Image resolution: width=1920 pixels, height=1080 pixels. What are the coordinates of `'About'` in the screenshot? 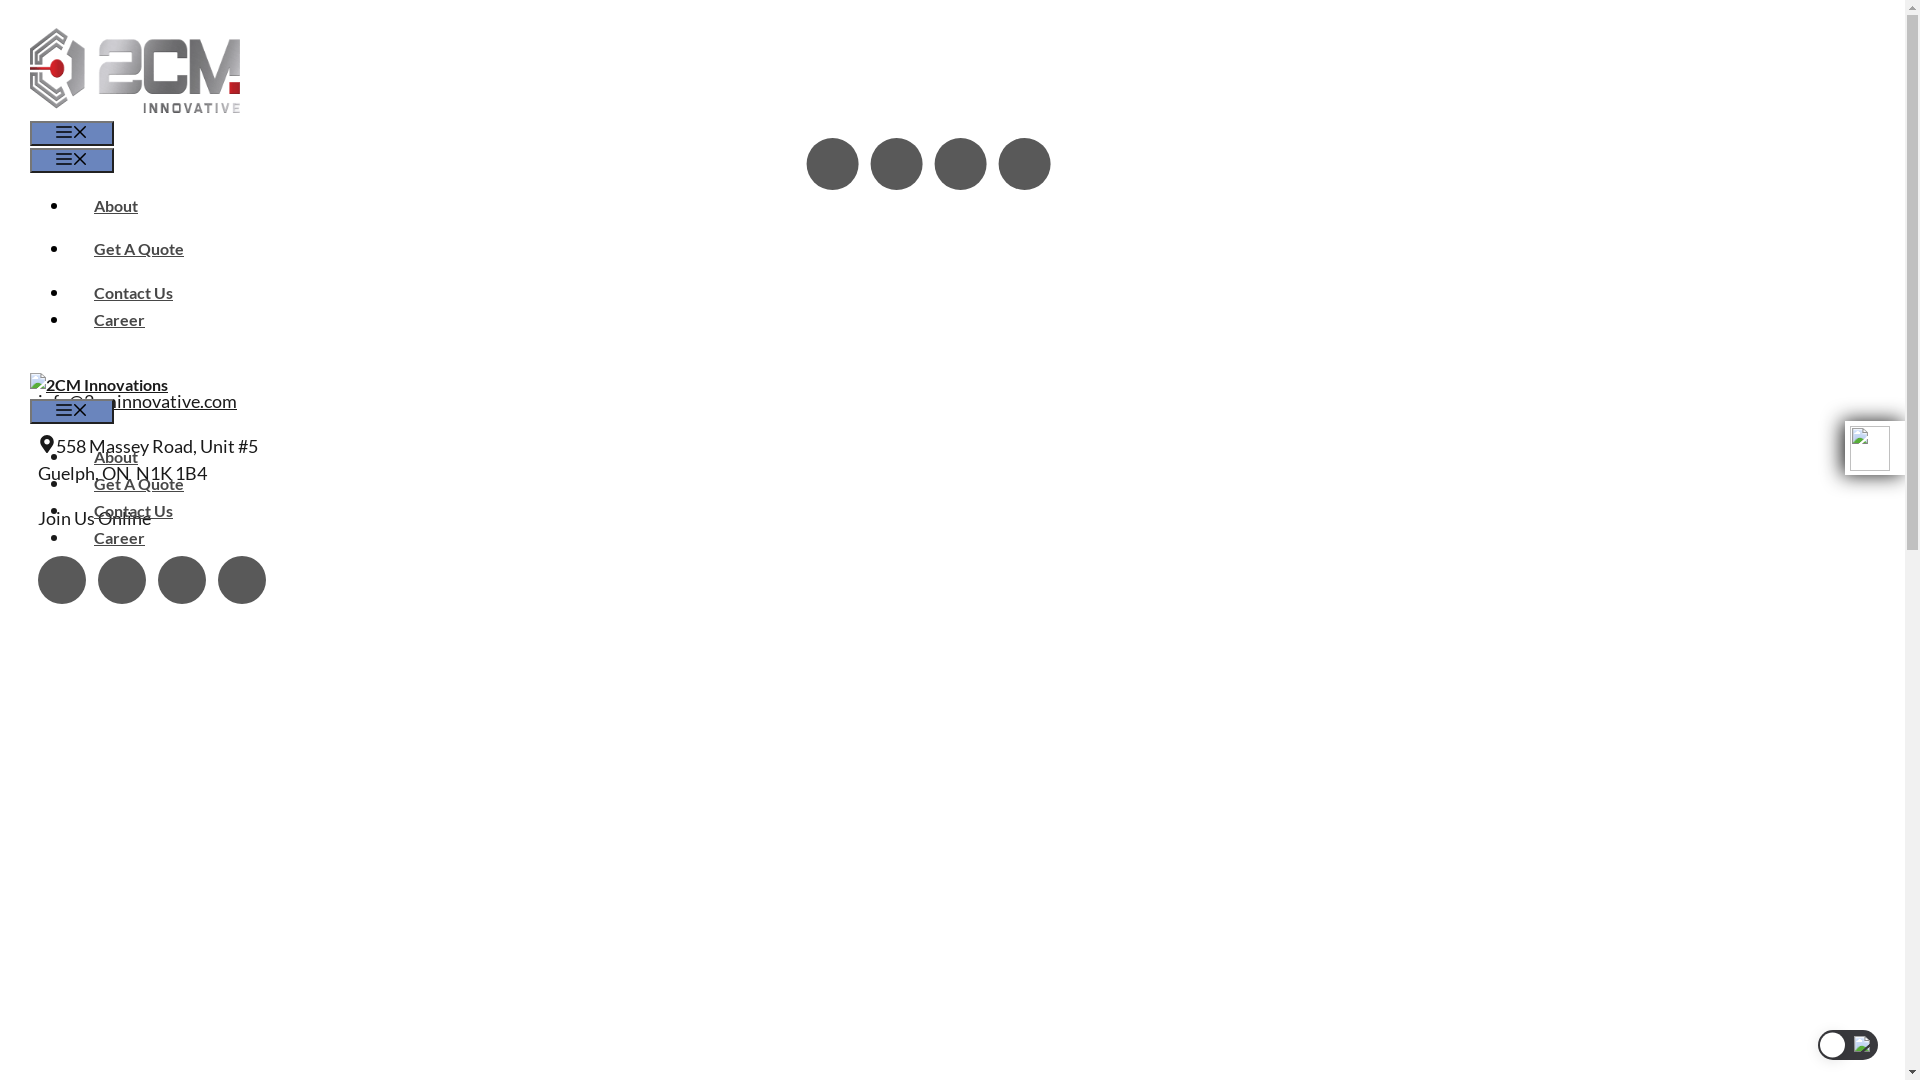 It's located at (114, 456).